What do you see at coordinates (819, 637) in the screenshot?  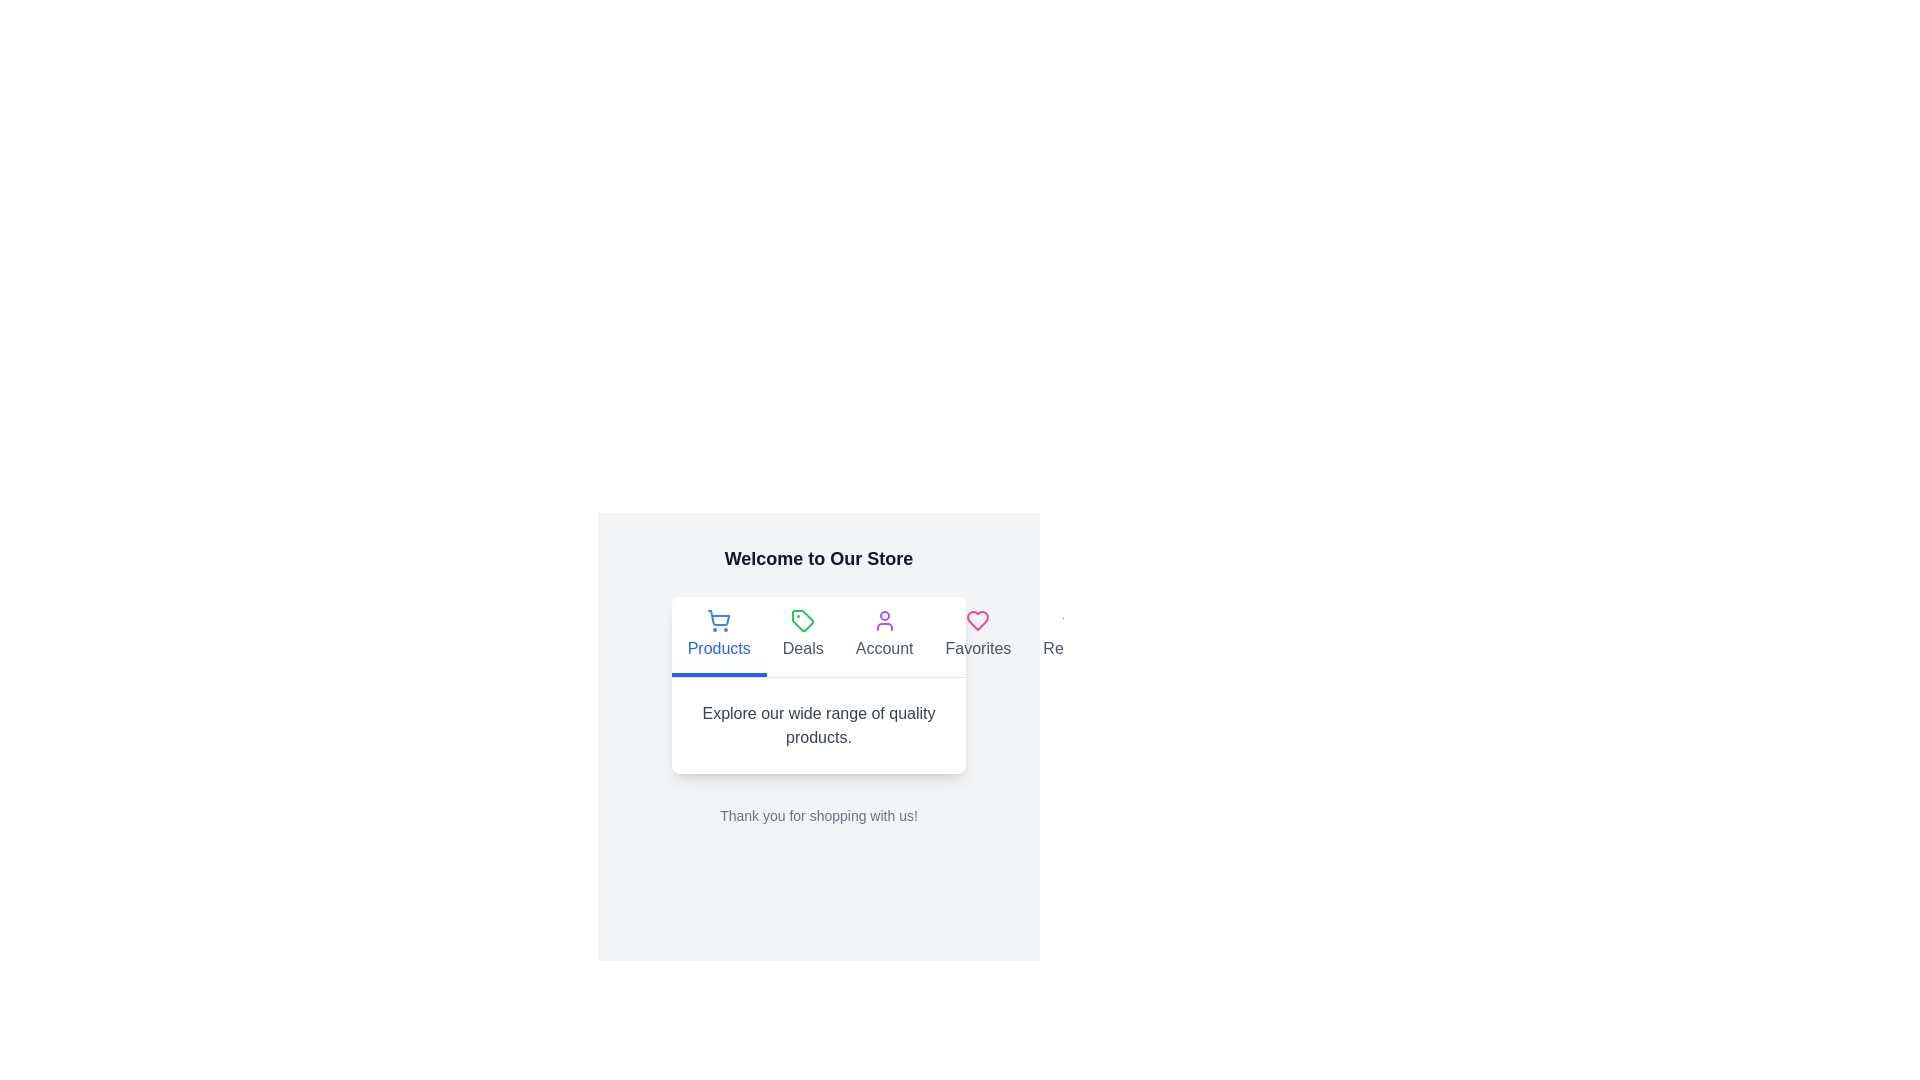 I see `the Navigation menu located below the title 'Welcome to Our Store' and above the description text` at bounding box center [819, 637].